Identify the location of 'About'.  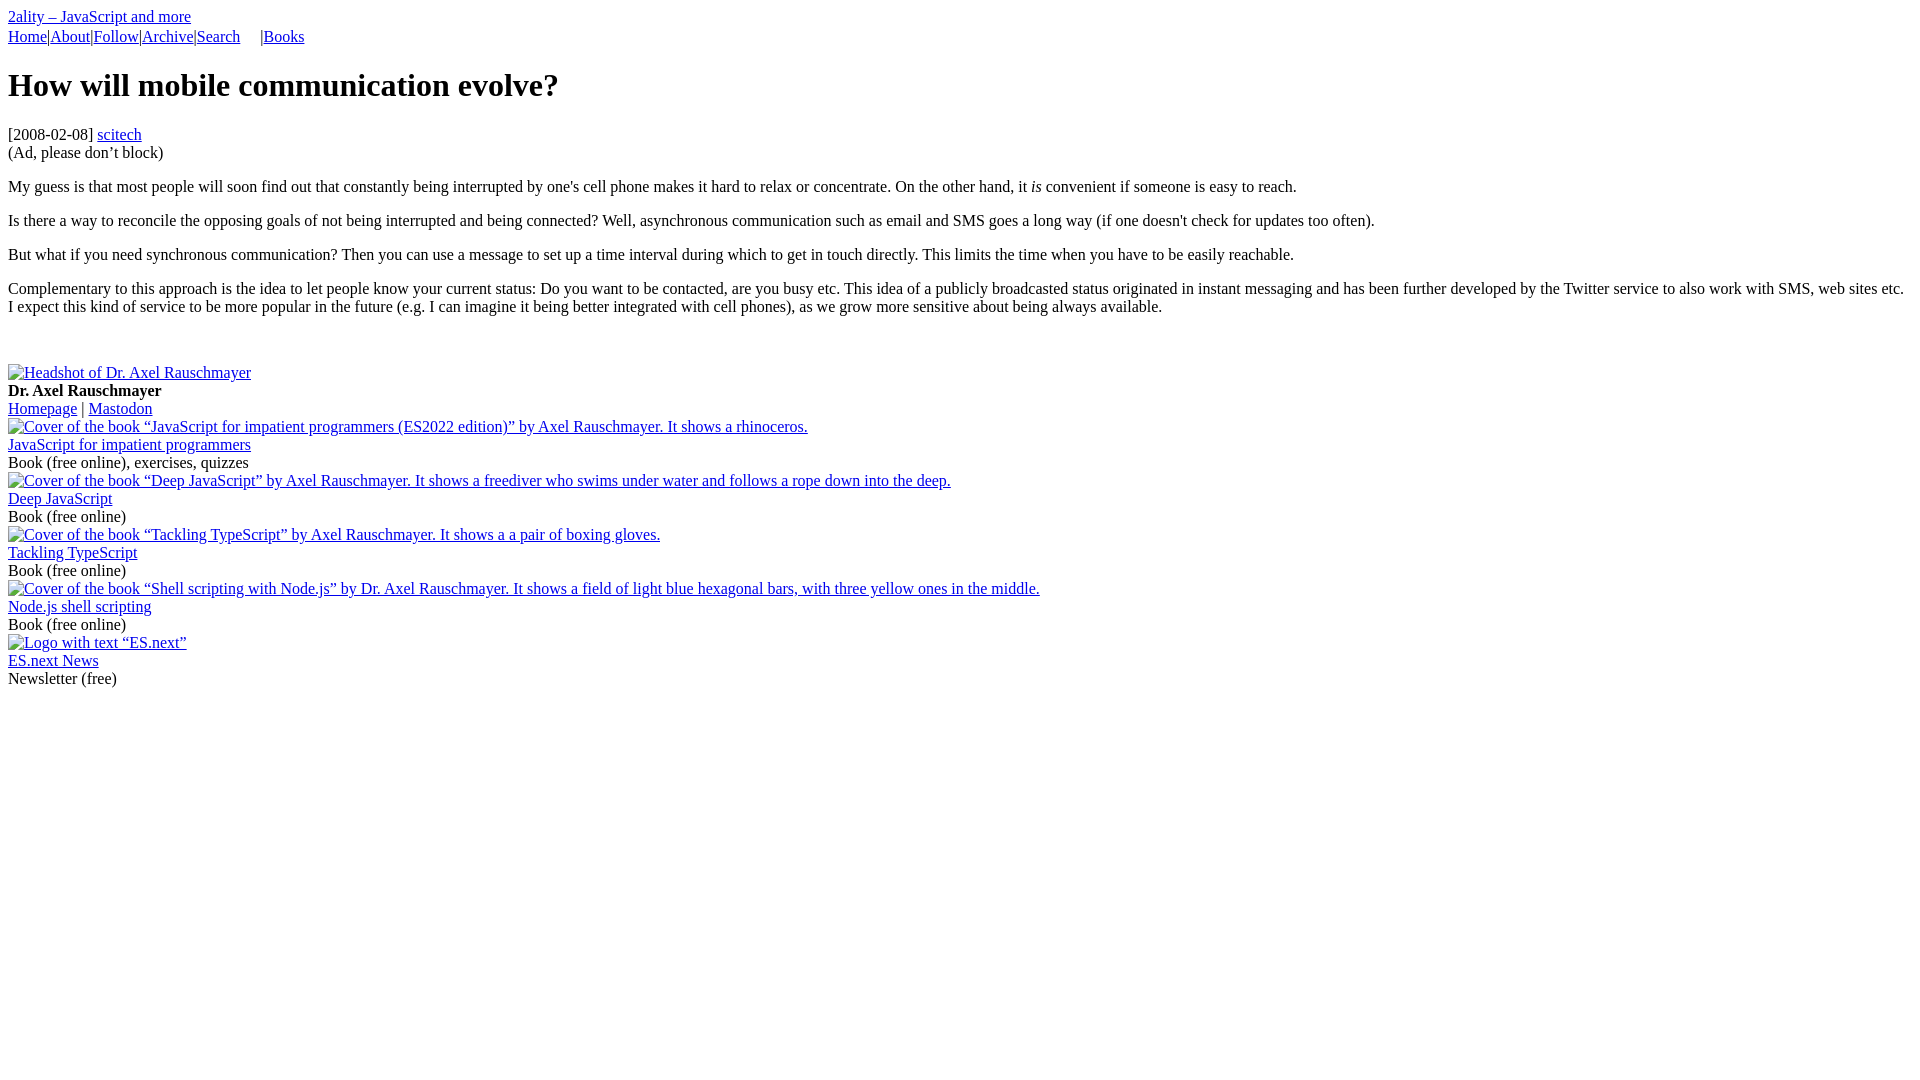
(49, 36).